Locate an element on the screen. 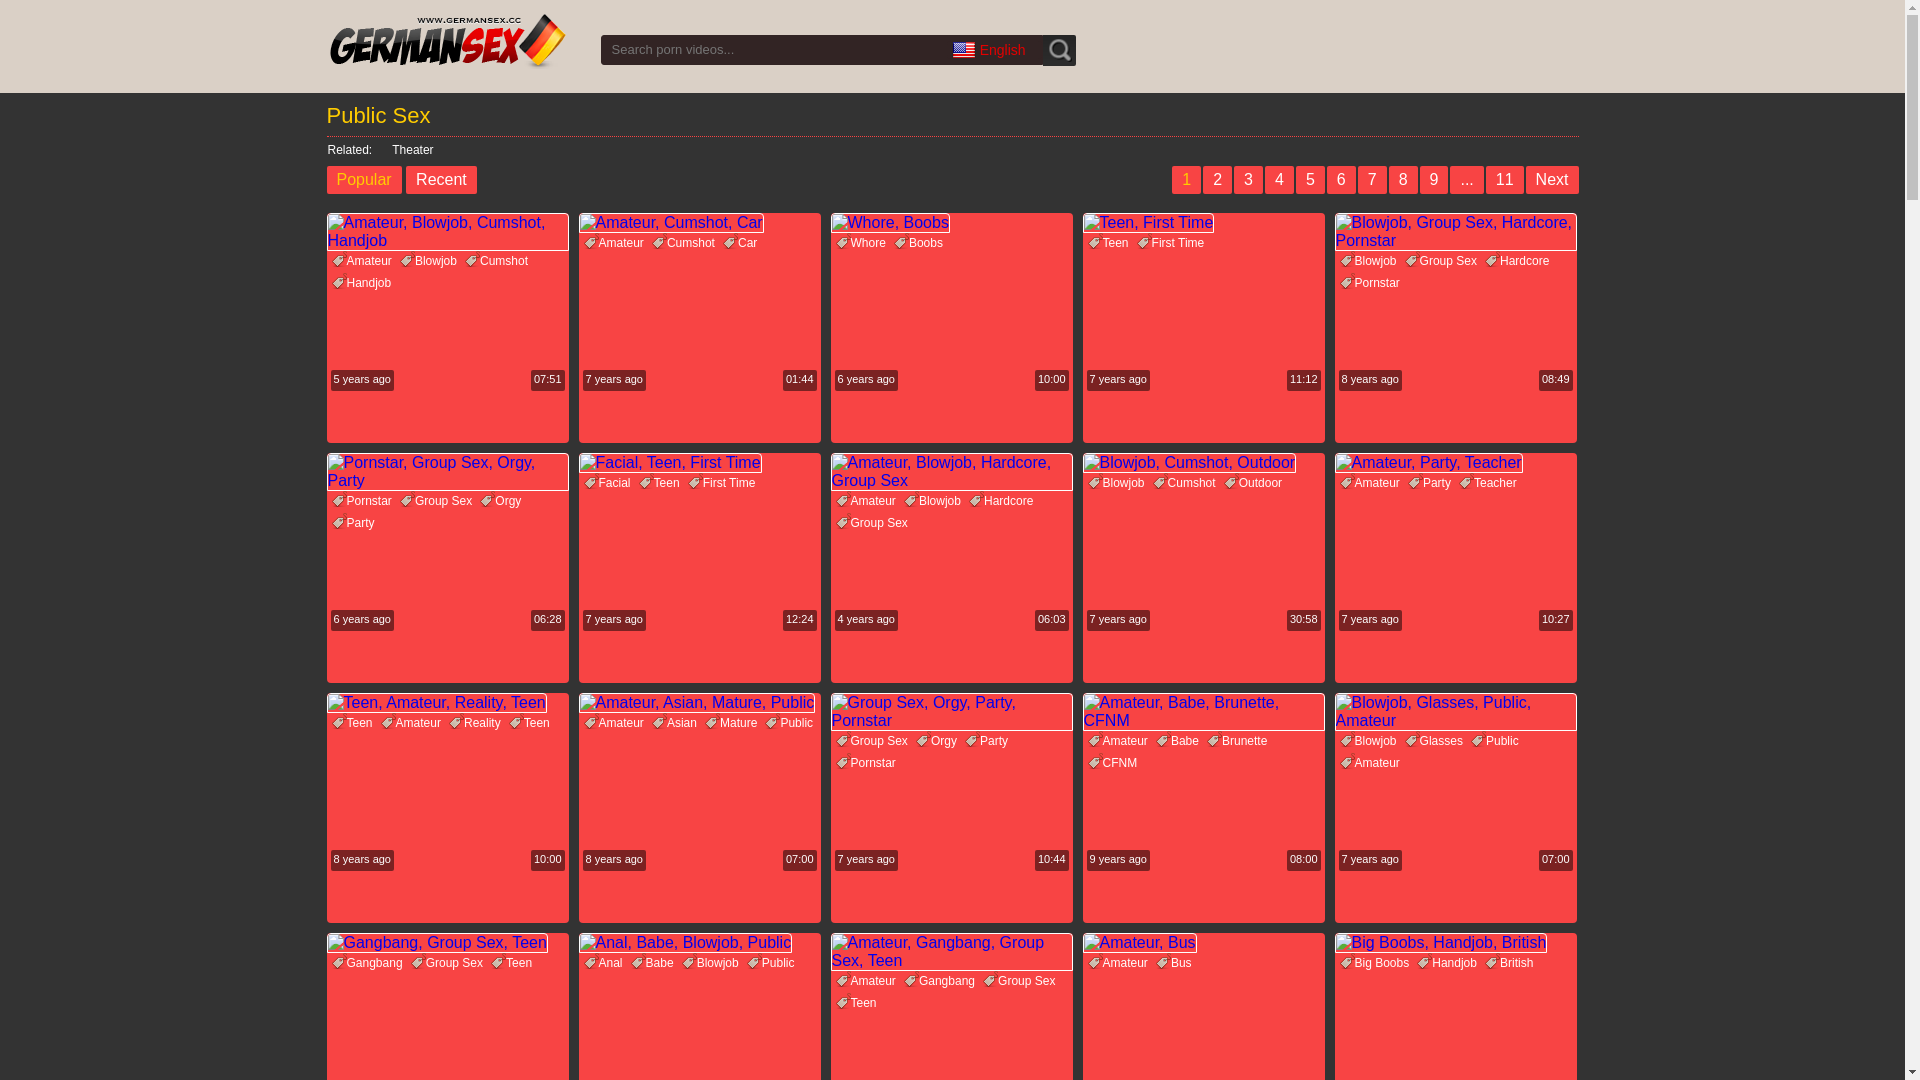 This screenshot has height=1080, width=1920. 'Next' is located at coordinates (1551, 180).